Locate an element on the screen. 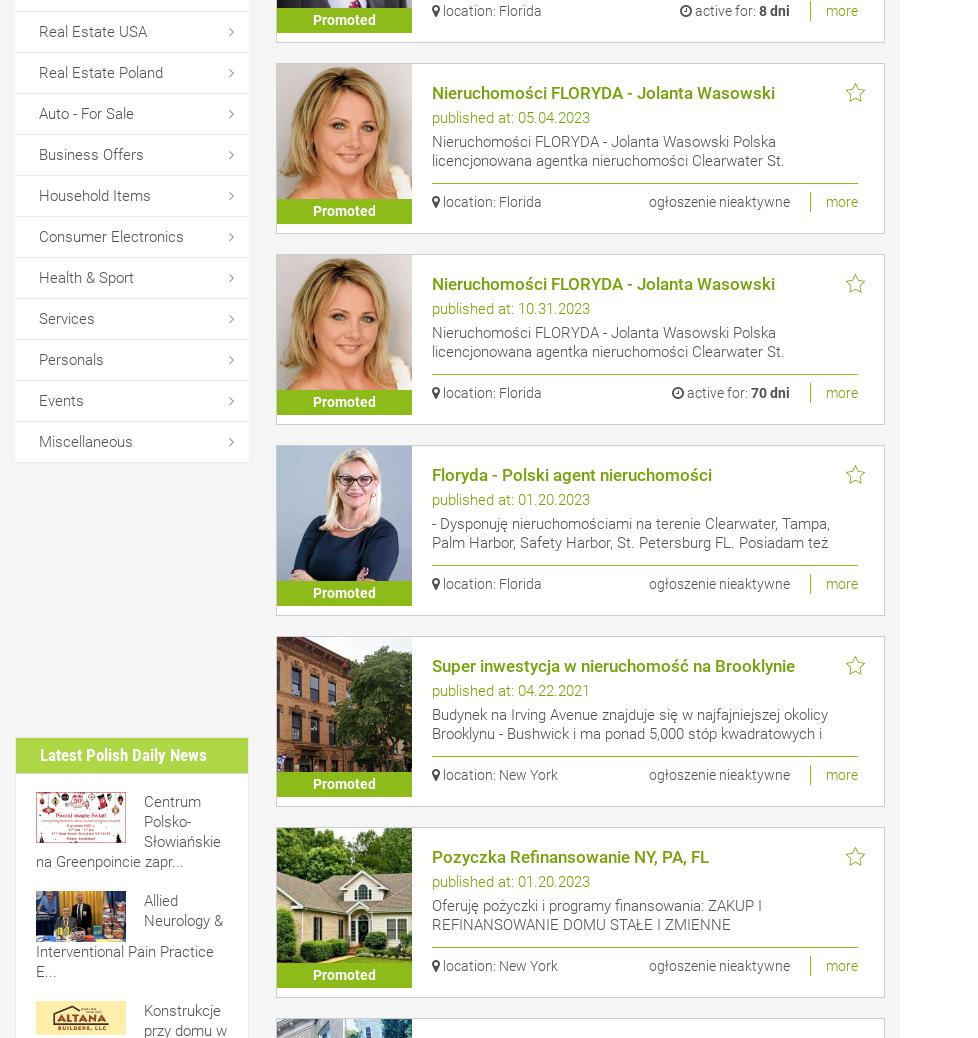 This screenshot has height=1038, width=978. 'Real Estate Poland' is located at coordinates (101, 71).